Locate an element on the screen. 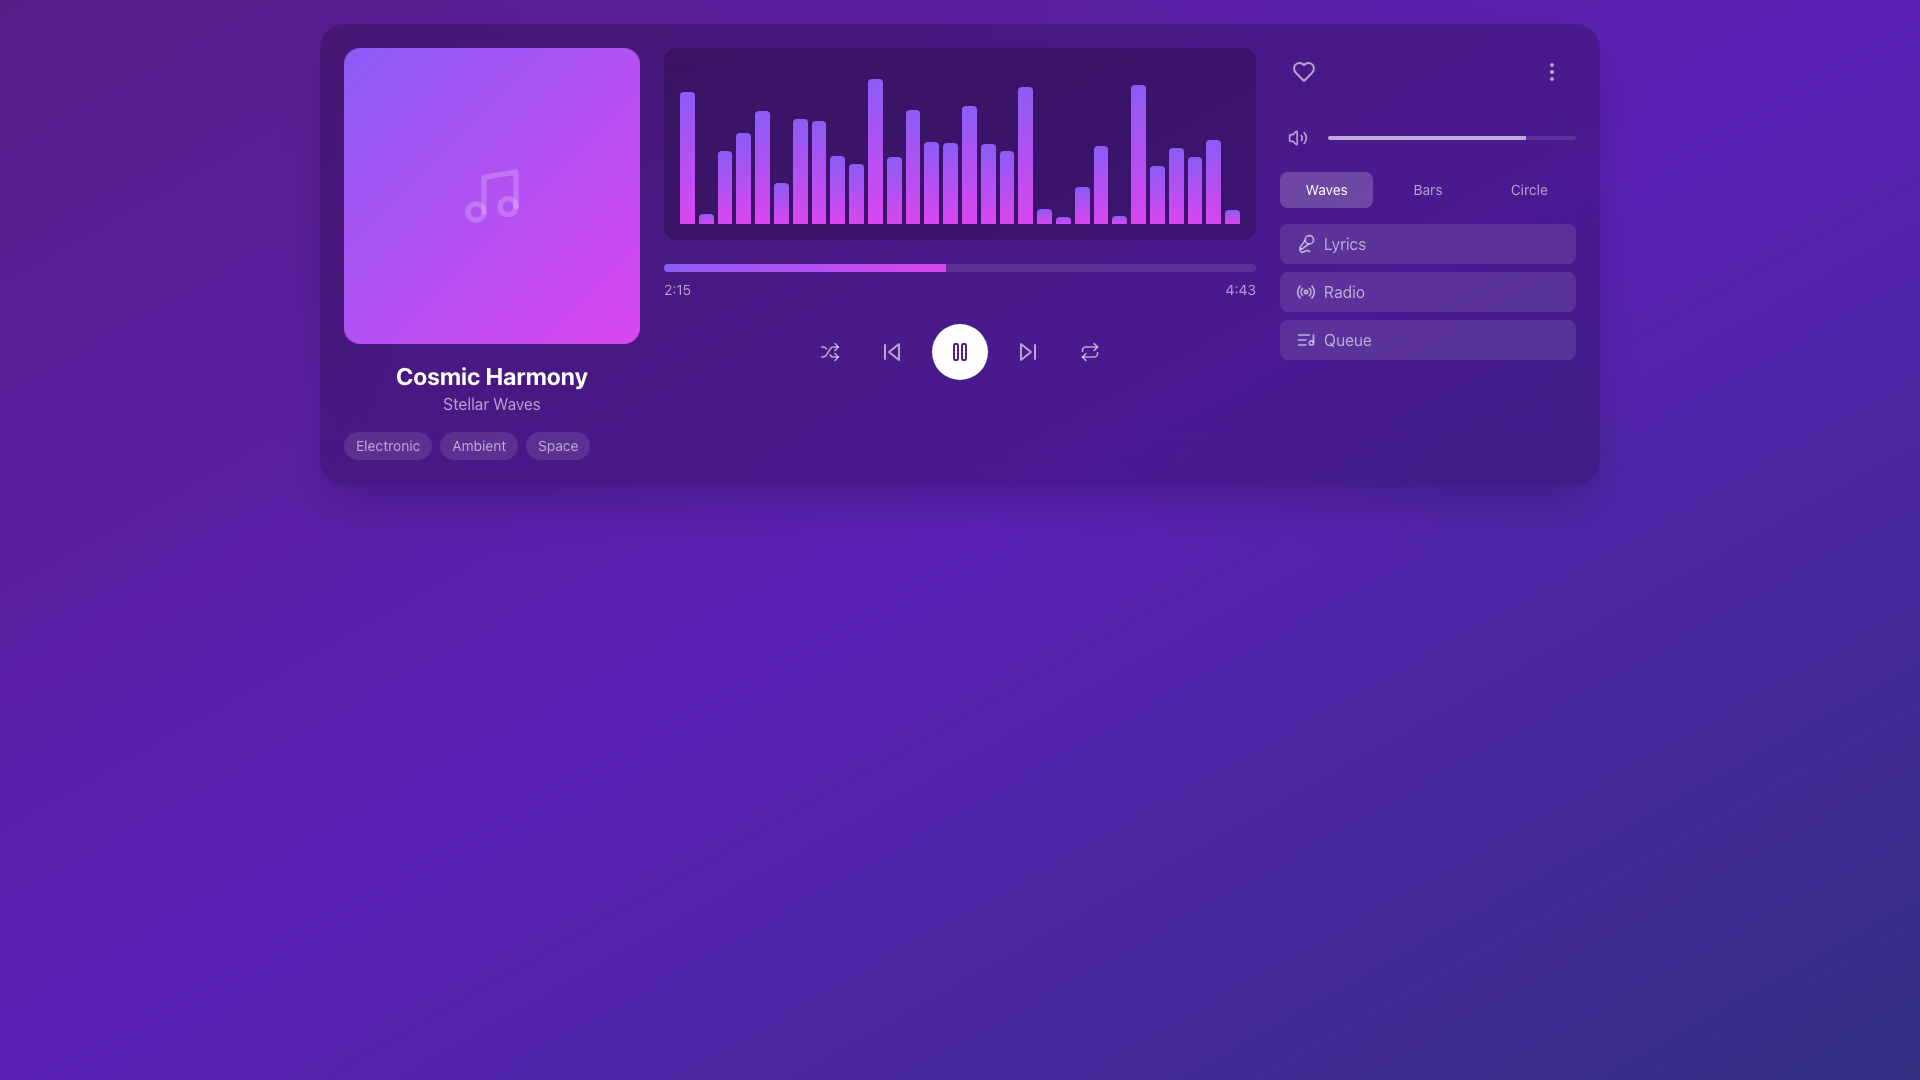 Image resolution: width=1920 pixels, height=1080 pixels. data changes by interacting with the middle vertical bar in the bar chart, which represents a data point in the graphical user interface is located at coordinates (911, 165).